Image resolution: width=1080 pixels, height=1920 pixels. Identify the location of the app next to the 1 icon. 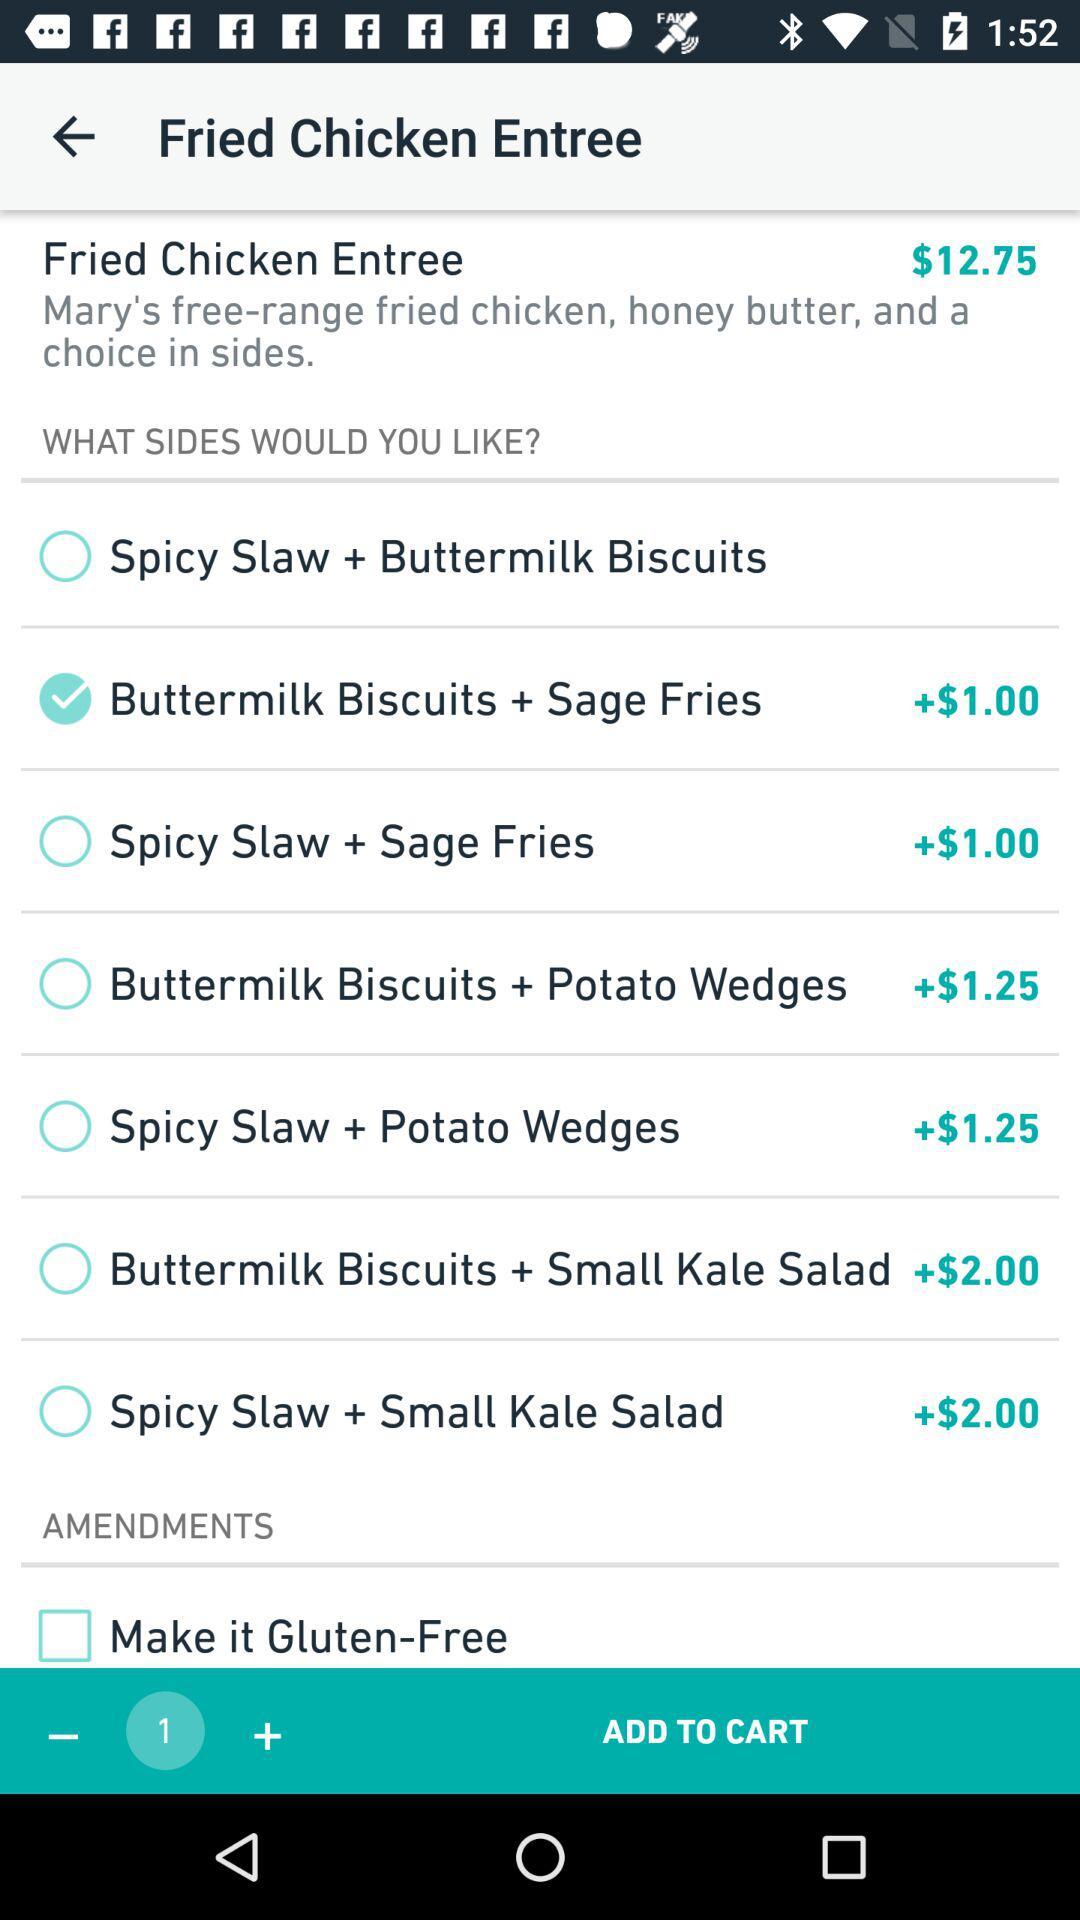
(266, 1730).